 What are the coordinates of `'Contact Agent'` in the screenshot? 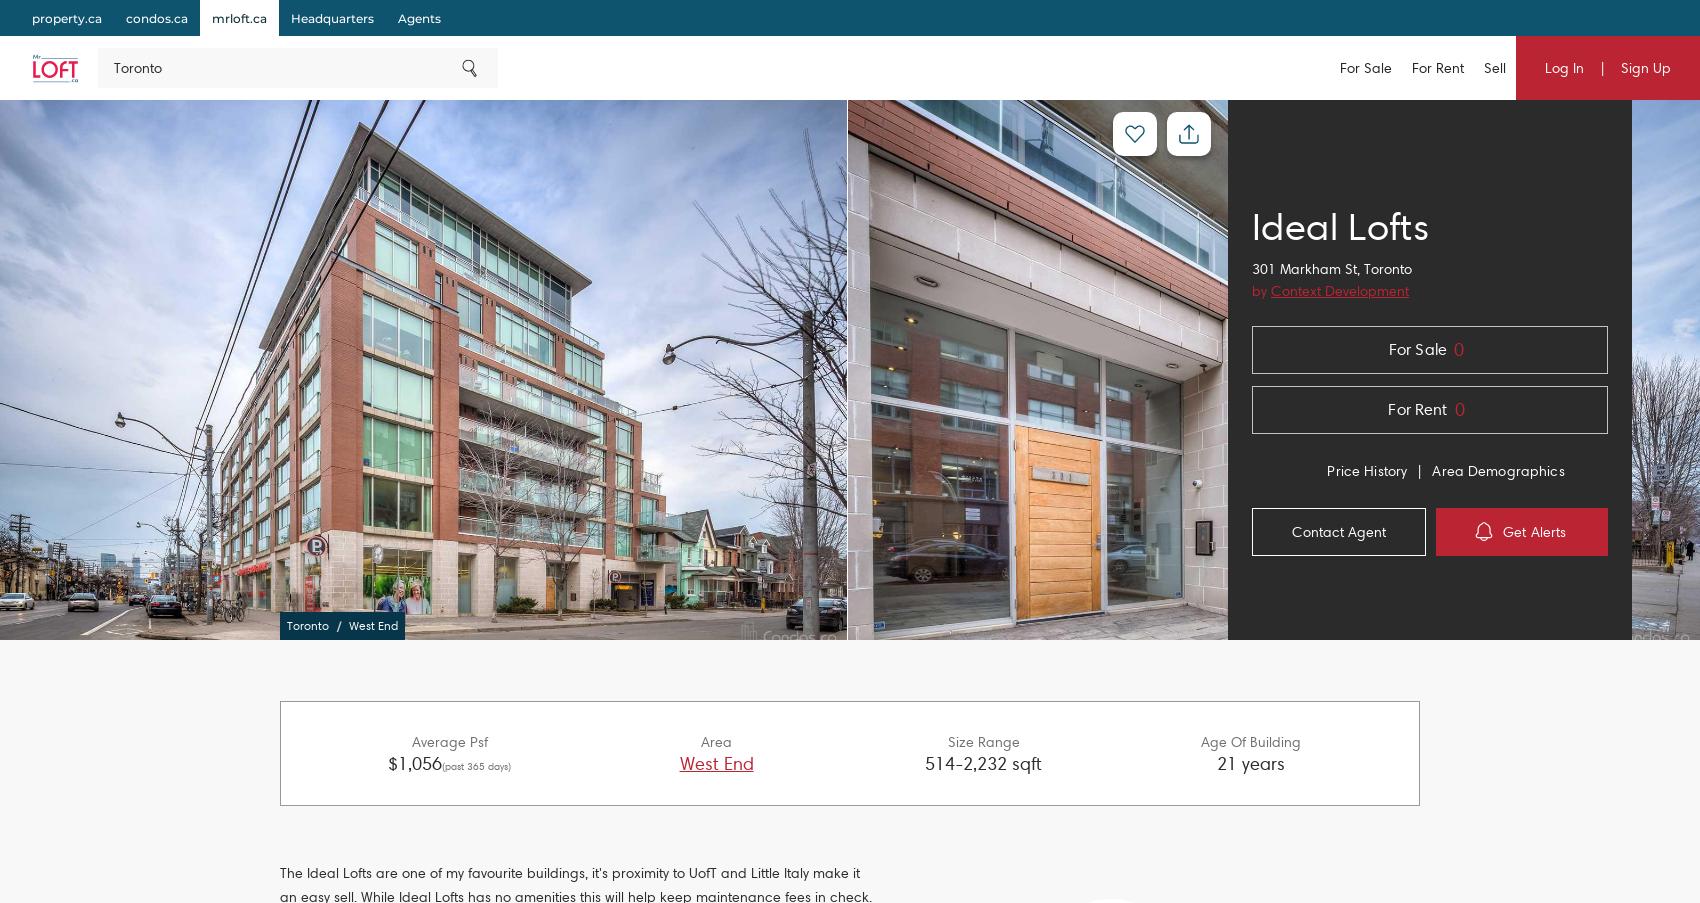 It's located at (1338, 530).